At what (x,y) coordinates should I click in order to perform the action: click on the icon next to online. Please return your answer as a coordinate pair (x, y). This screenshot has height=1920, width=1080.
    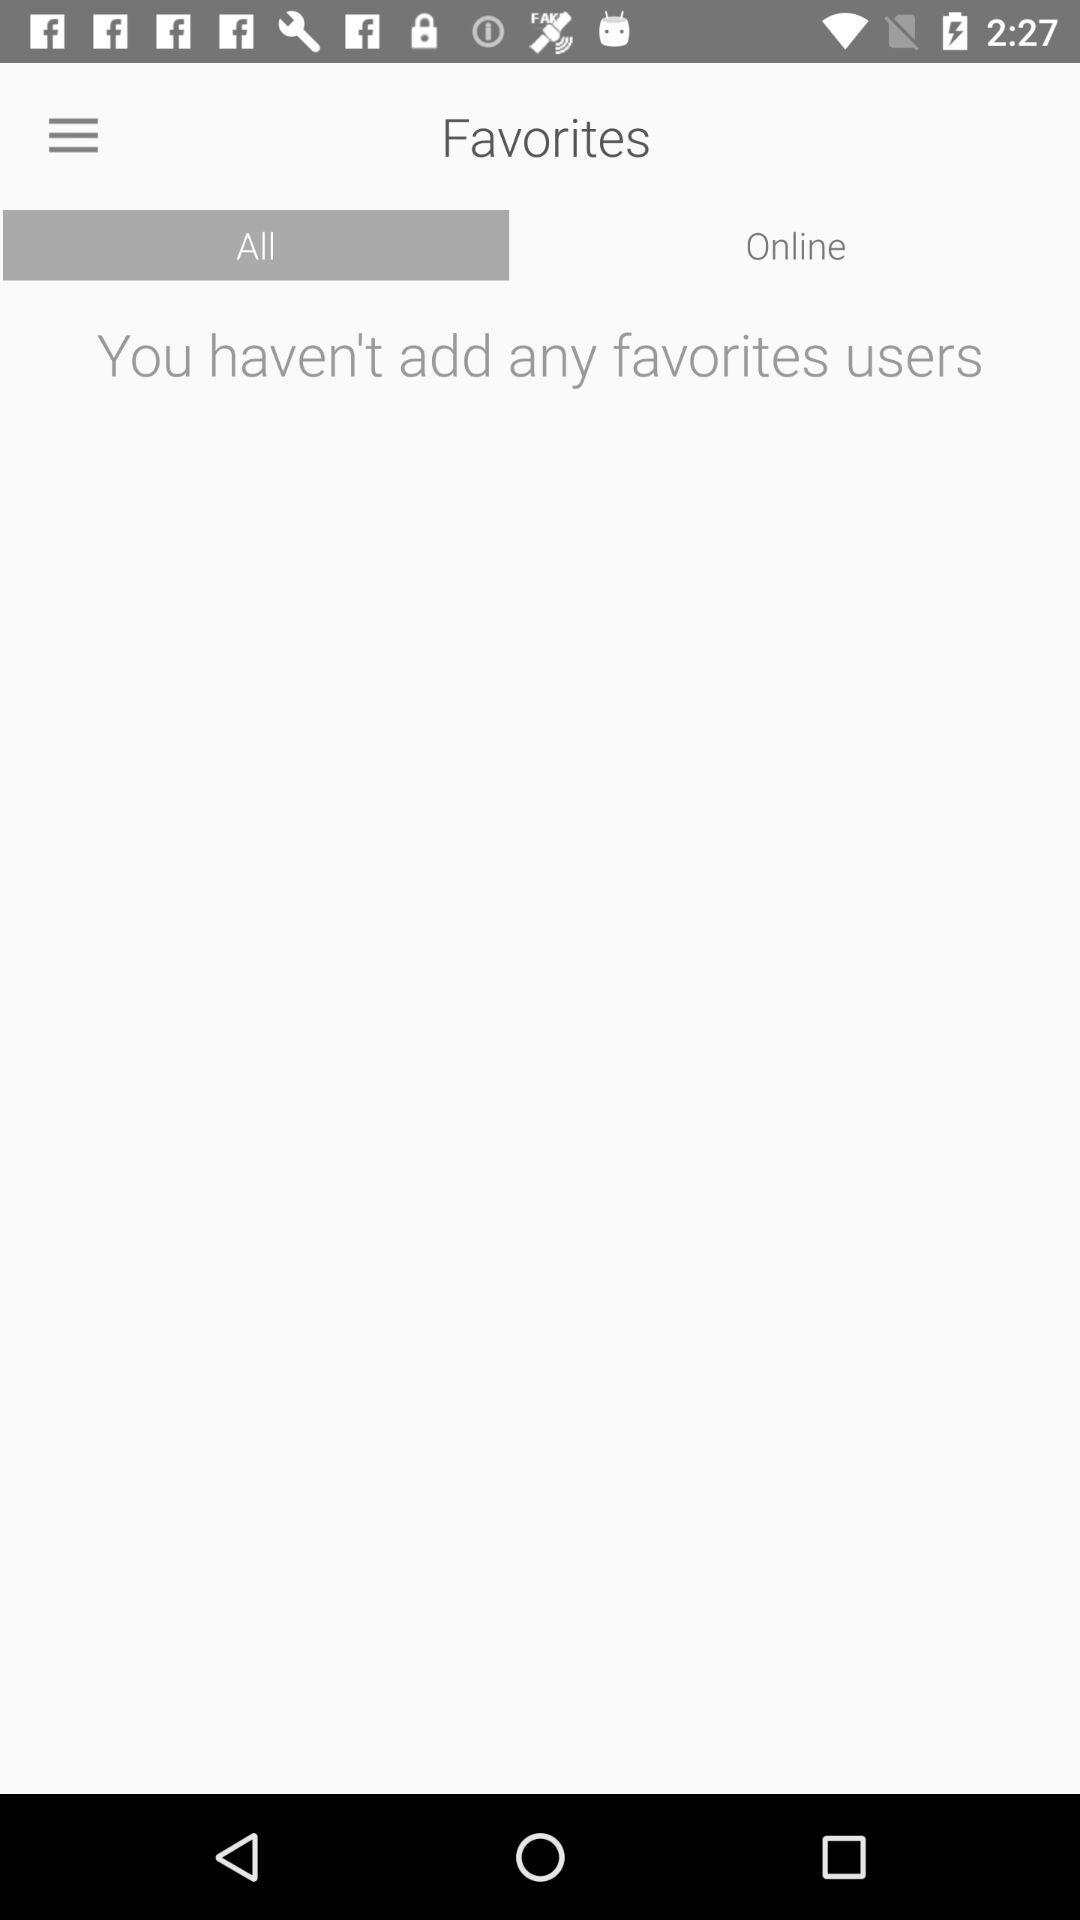
    Looking at the image, I should click on (255, 244).